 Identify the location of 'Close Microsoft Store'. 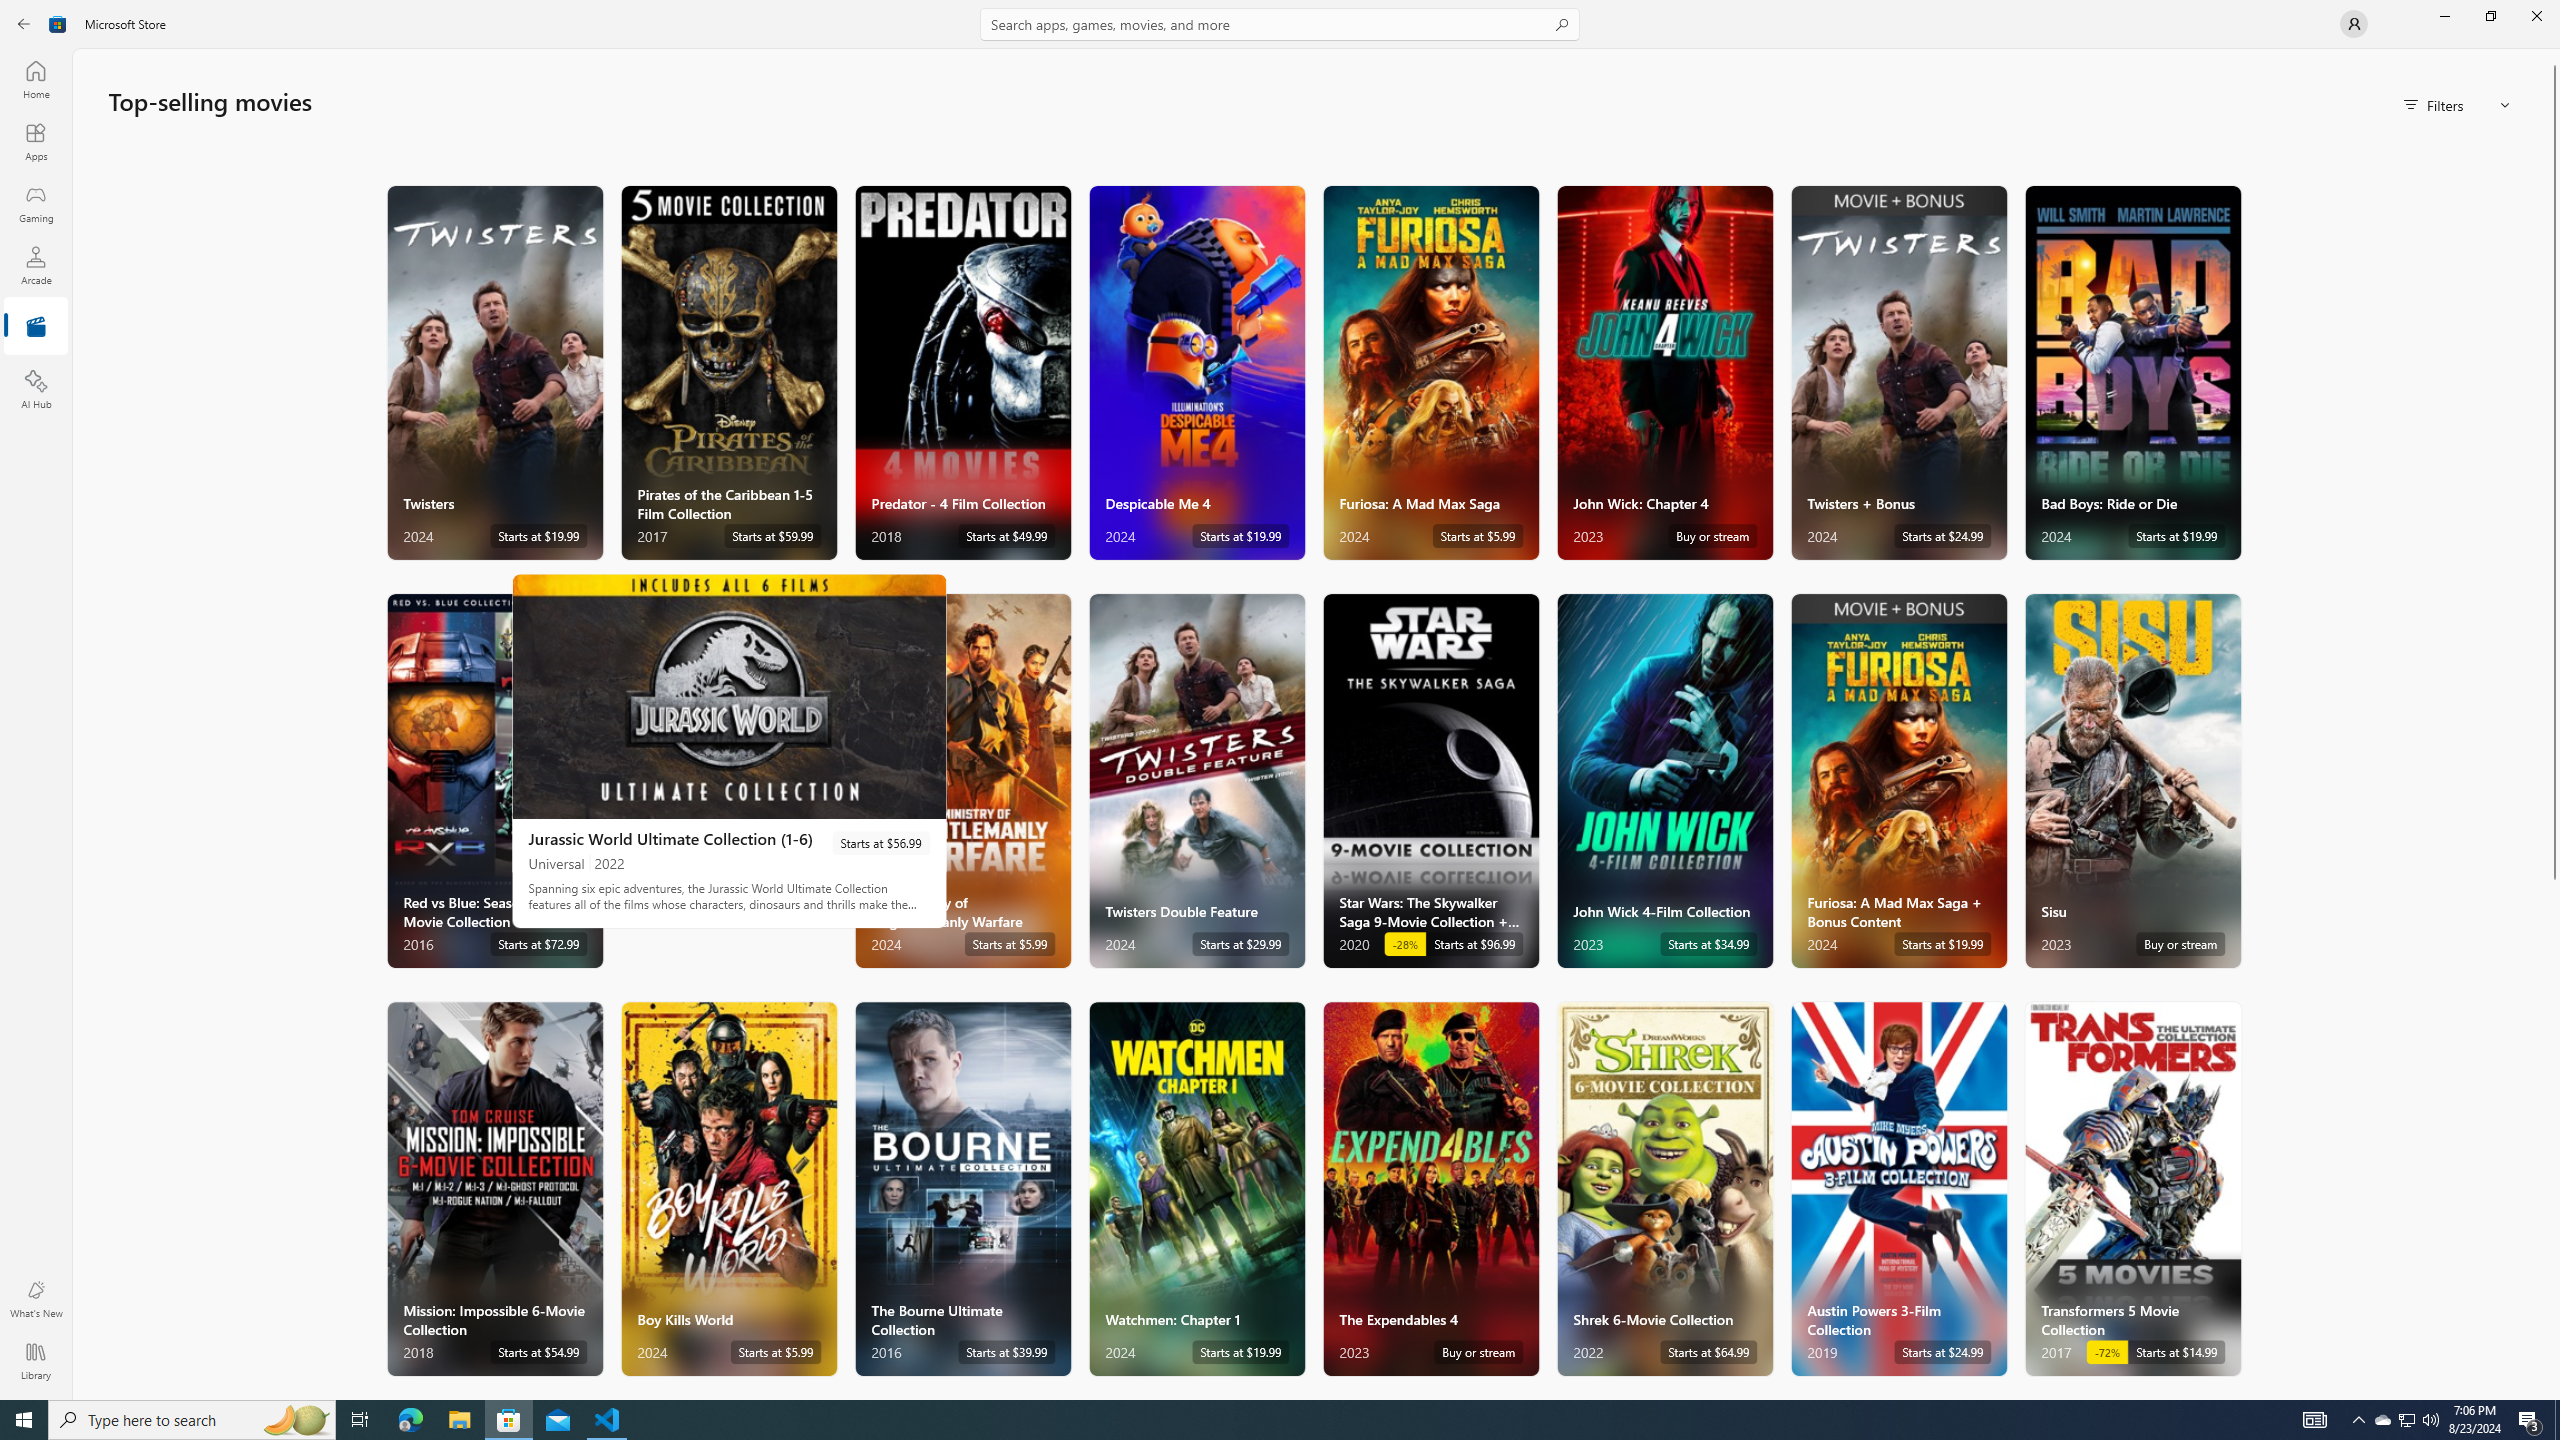
(2535, 15).